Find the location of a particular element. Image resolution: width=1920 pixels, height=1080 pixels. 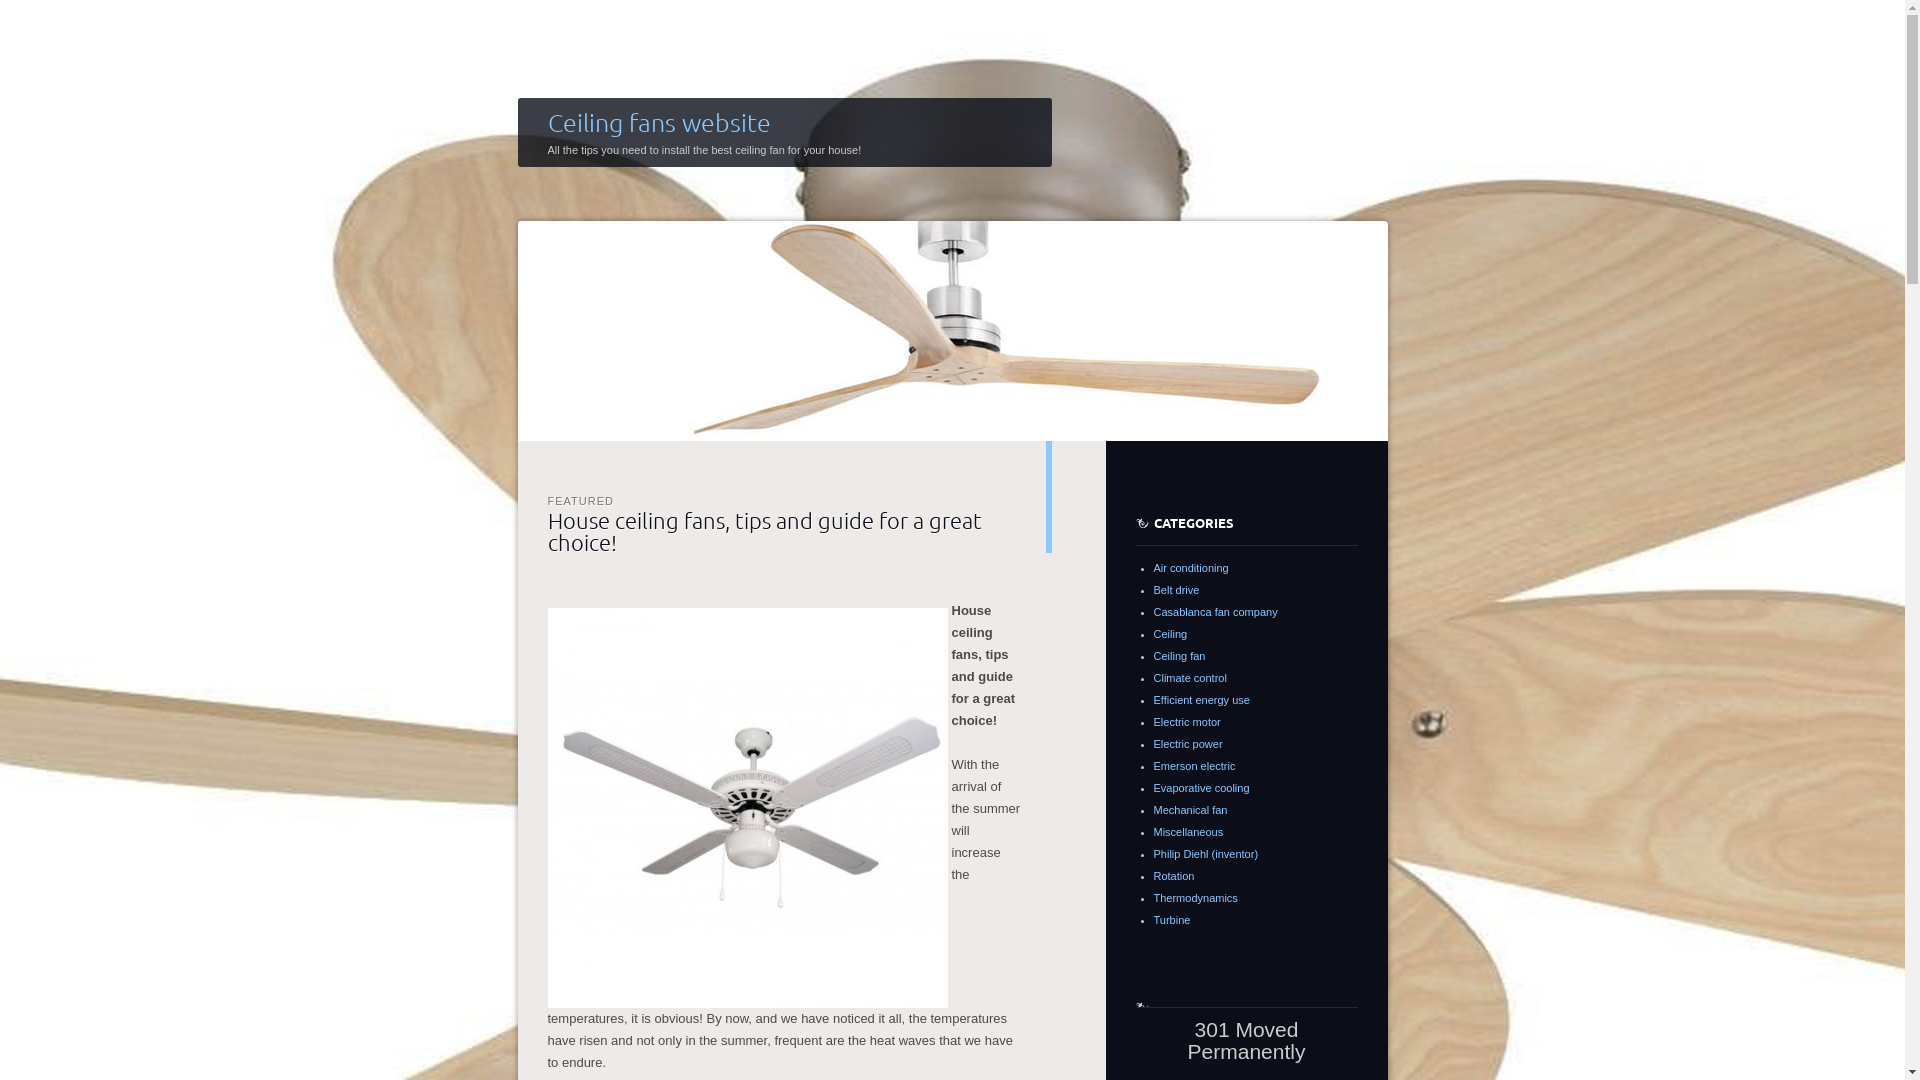

'Ceiling' is located at coordinates (1171, 633).